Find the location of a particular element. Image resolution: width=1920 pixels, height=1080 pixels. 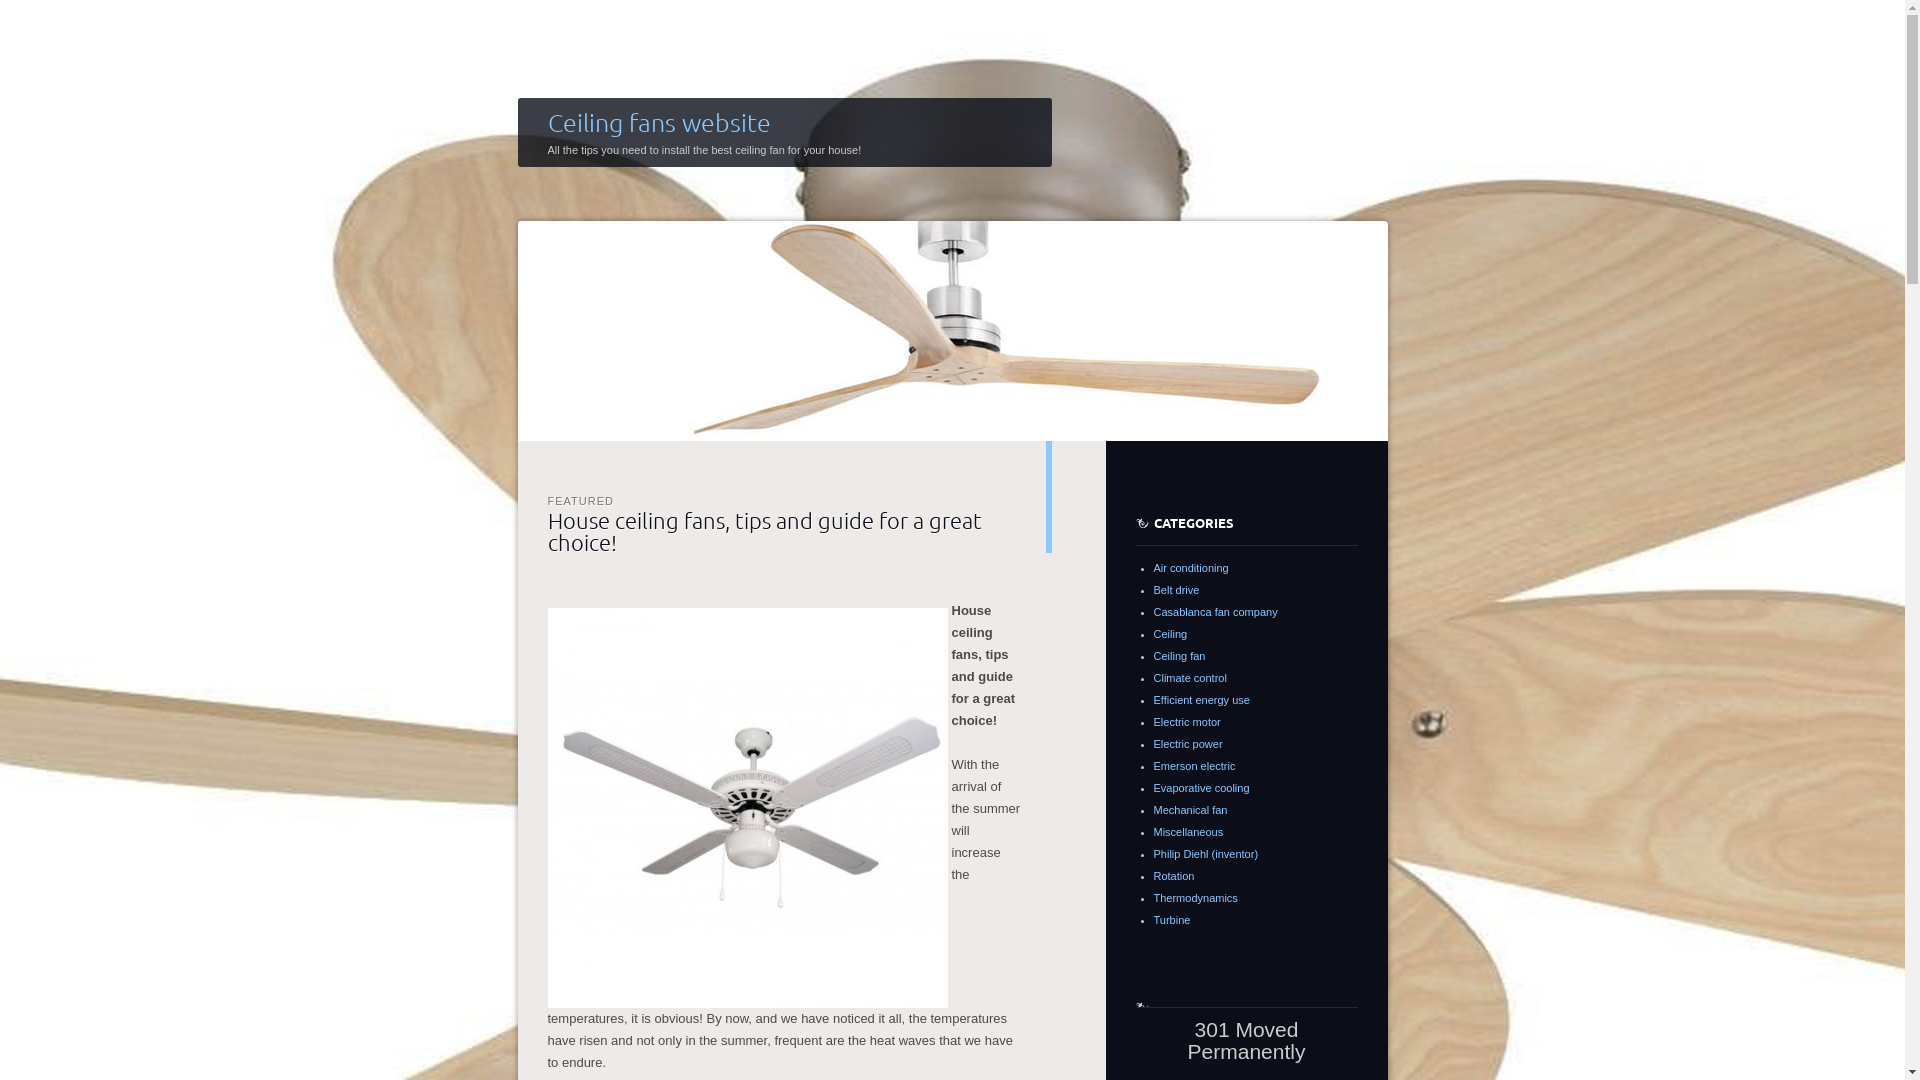

'Ceiling' is located at coordinates (1171, 633).